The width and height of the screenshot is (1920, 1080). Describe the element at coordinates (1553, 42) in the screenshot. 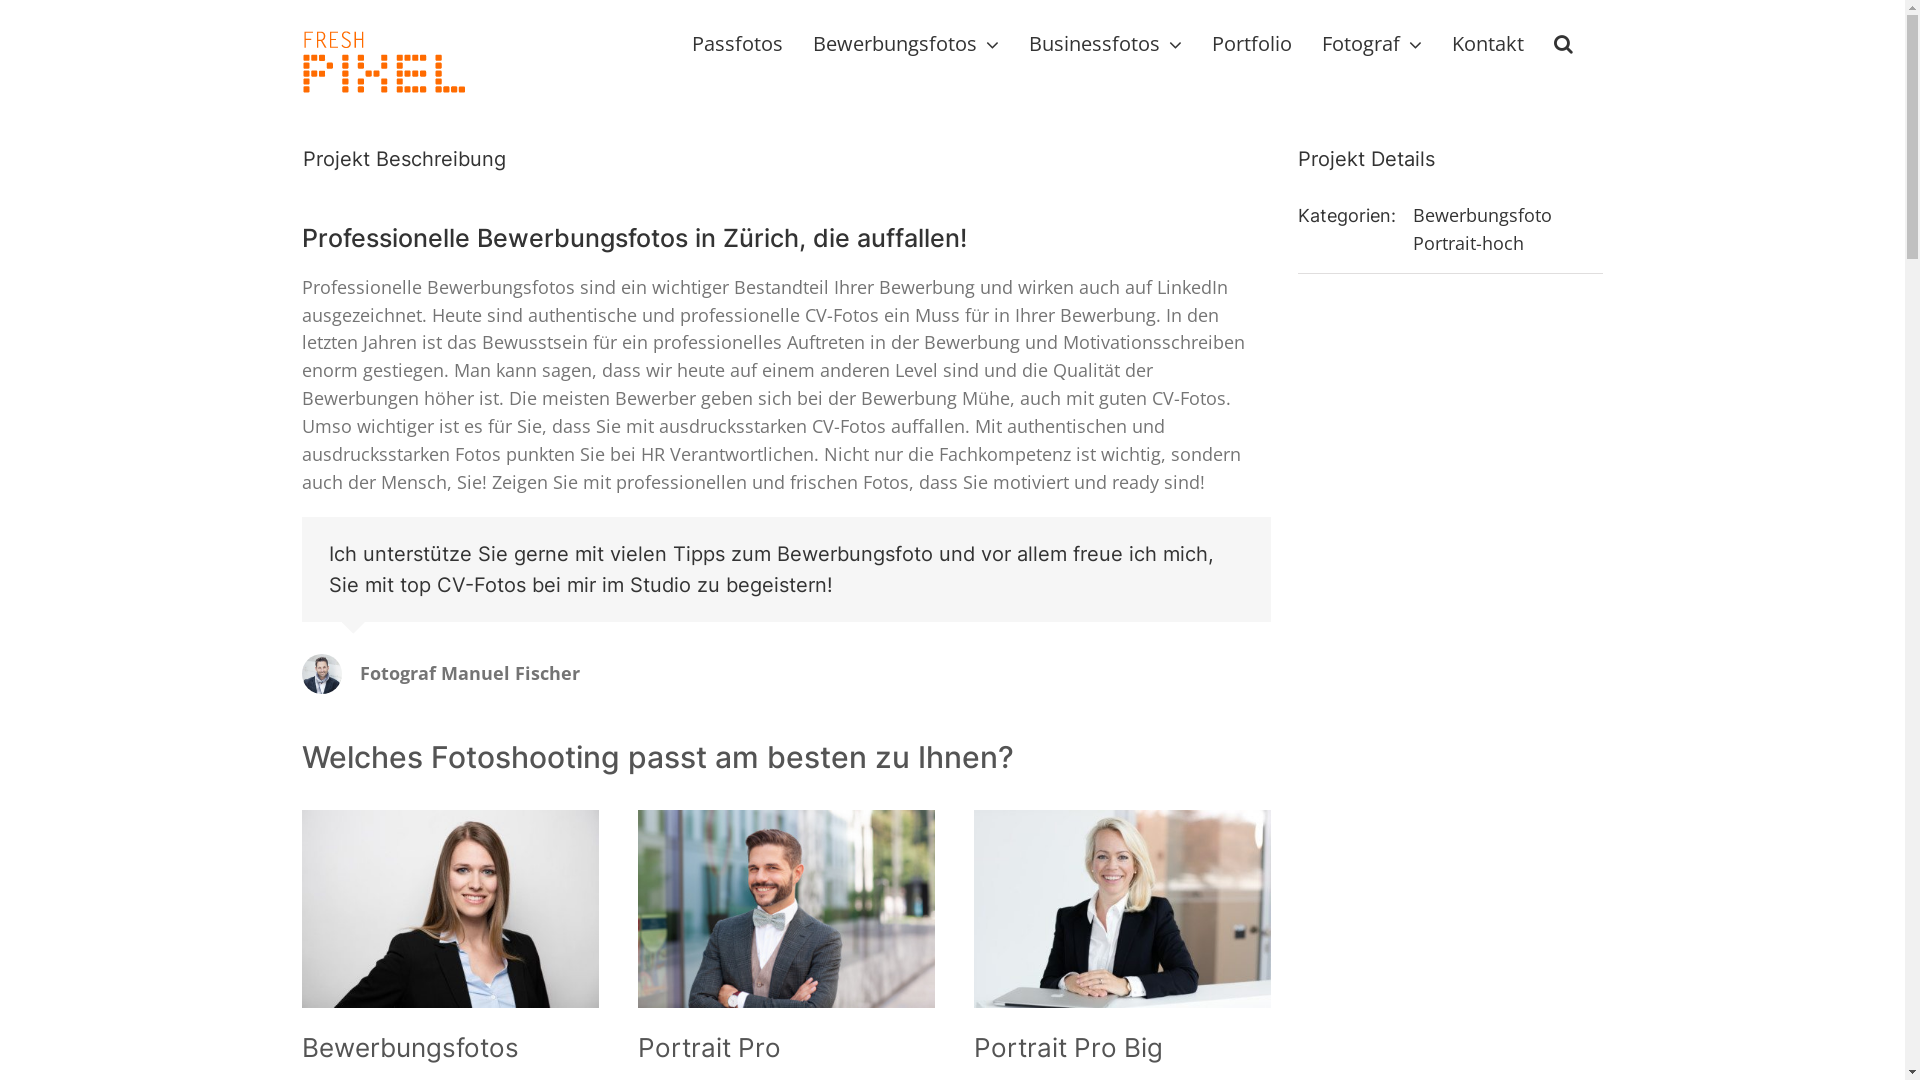

I see `'Suche'` at that location.